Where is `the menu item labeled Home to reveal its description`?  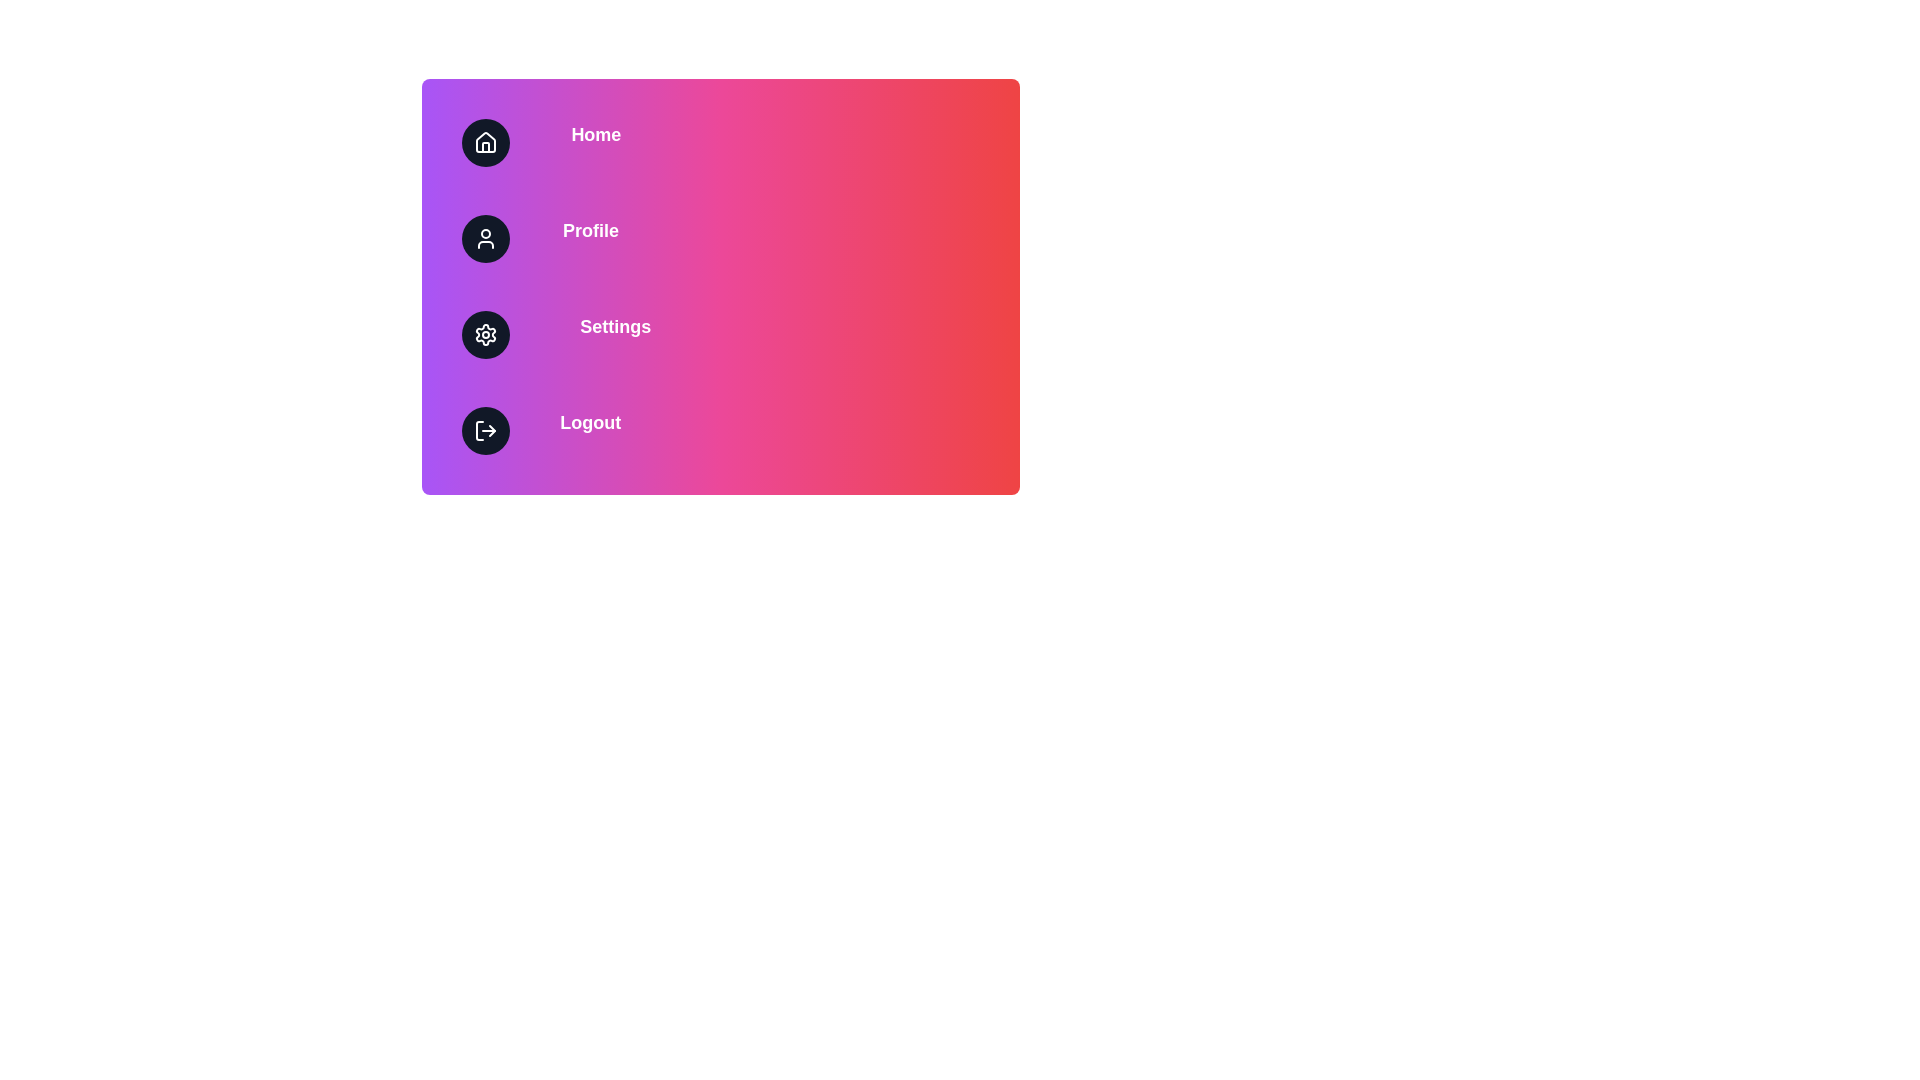
the menu item labeled Home to reveal its description is located at coordinates (720, 141).